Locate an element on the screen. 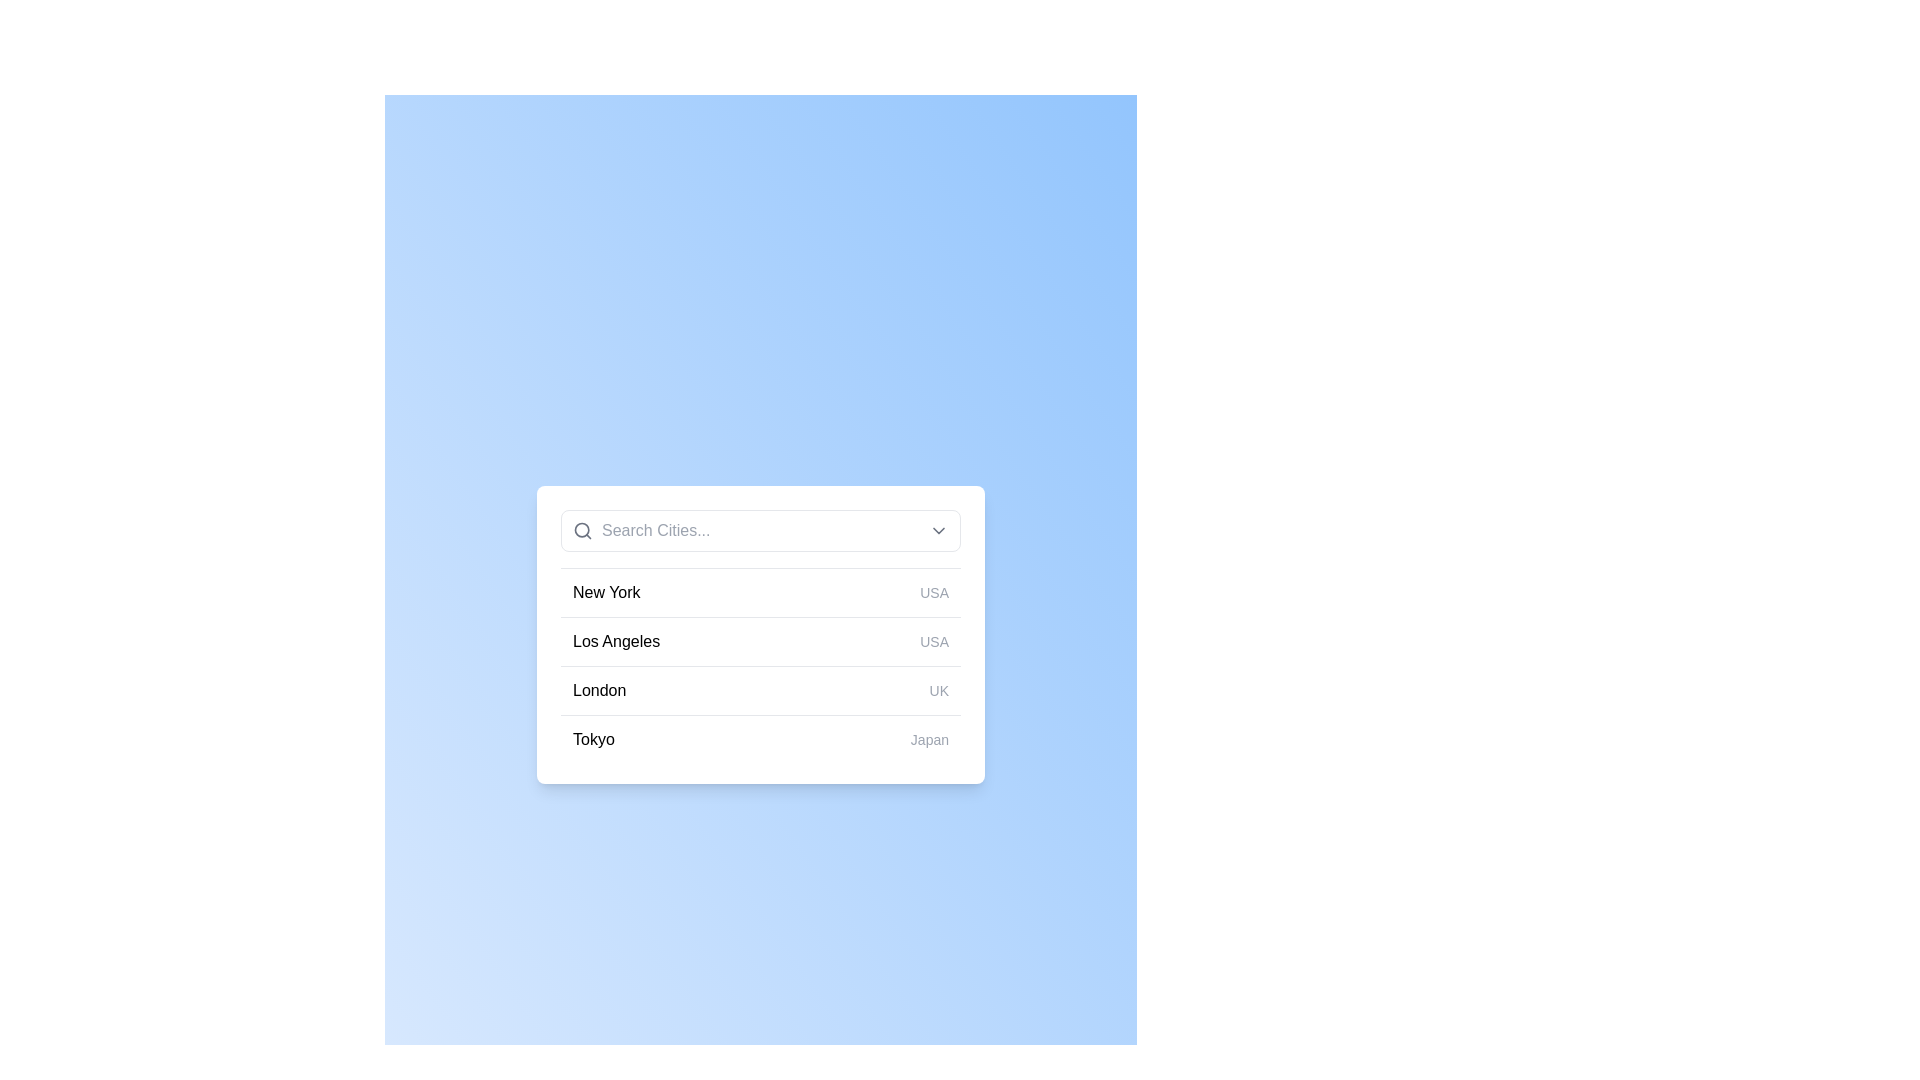 The image size is (1920, 1080). the list item displaying 'Los Angeles, USA' is located at coordinates (760, 663).